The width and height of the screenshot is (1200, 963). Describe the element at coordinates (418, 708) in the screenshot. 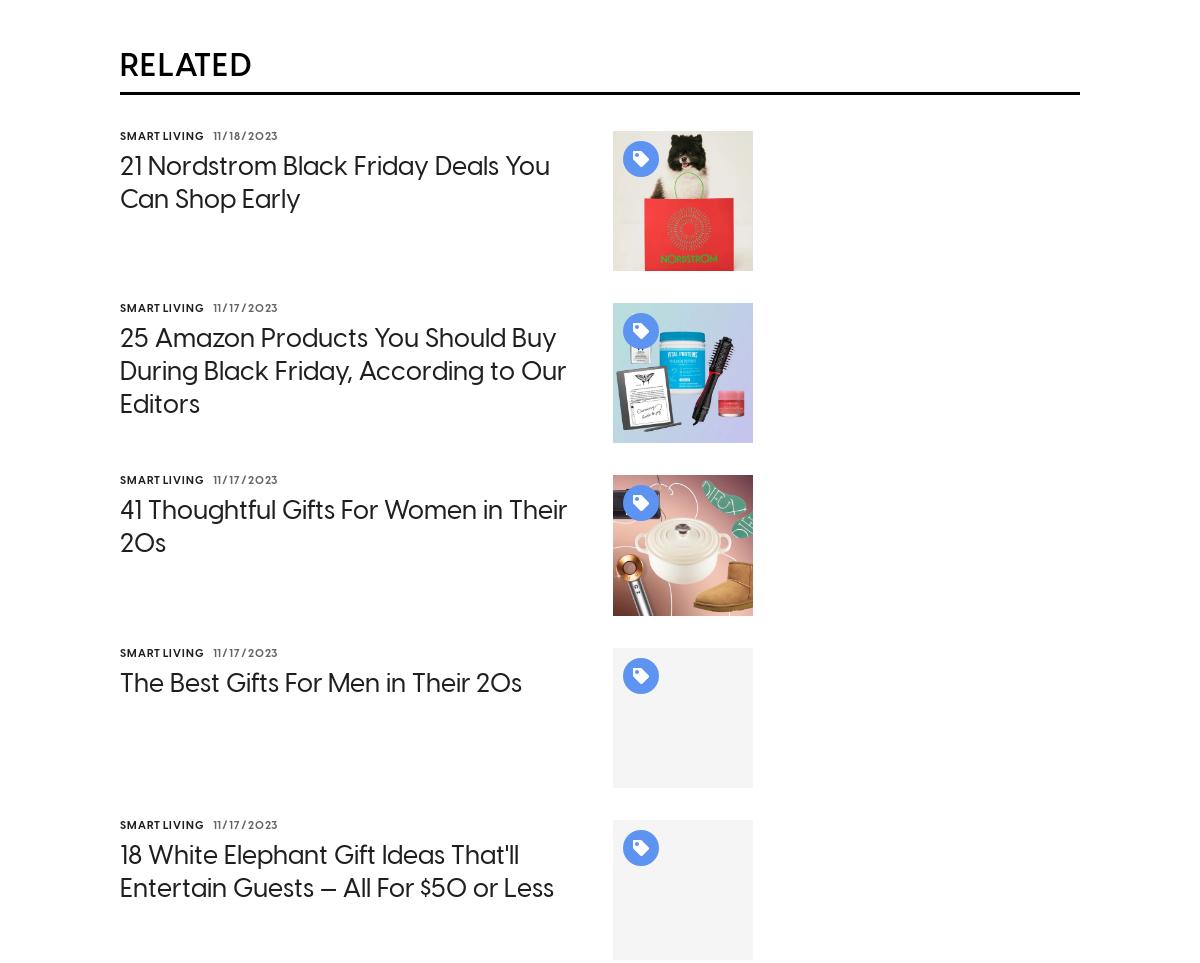

I see `'Best Early Black Friday and Cyber Monday Beauty Deals on Body Care and Fragrance'` at that location.